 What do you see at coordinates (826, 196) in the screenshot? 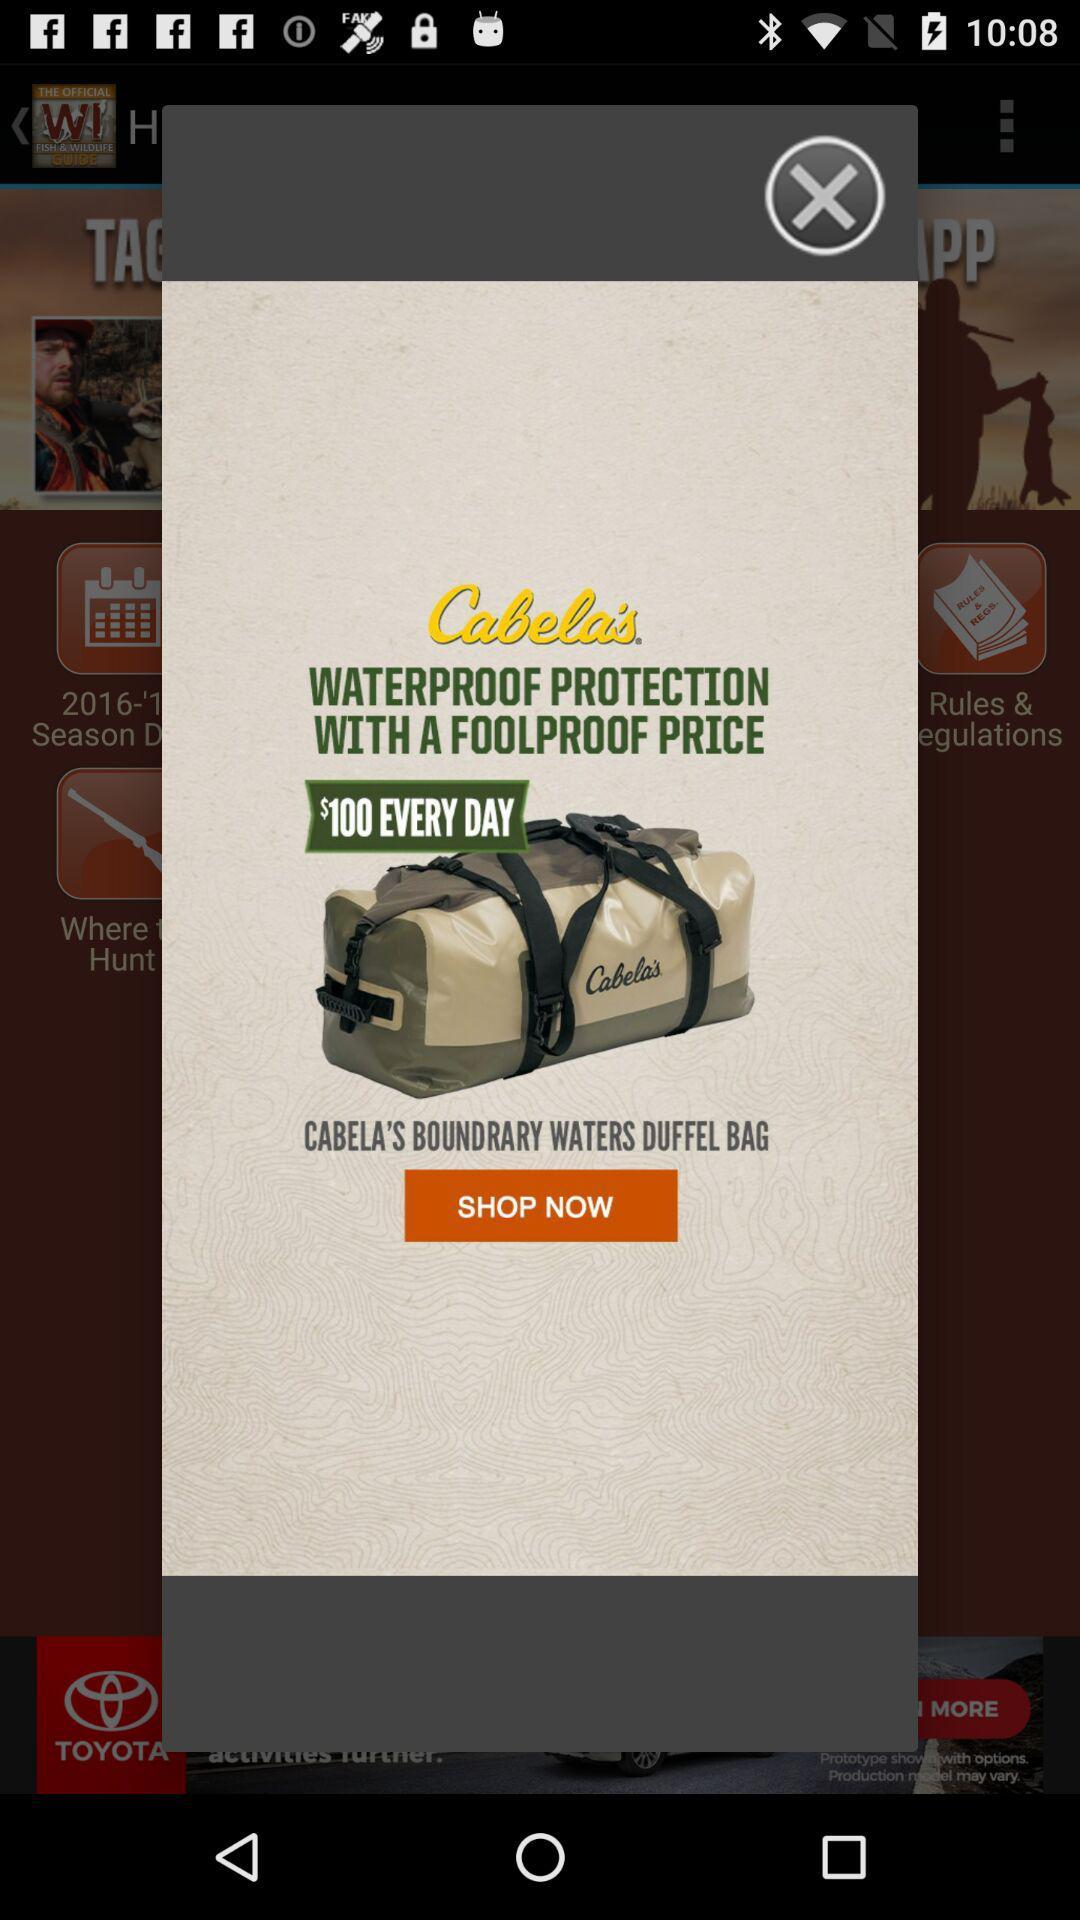
I see `window` at bounding box center [826, 196].